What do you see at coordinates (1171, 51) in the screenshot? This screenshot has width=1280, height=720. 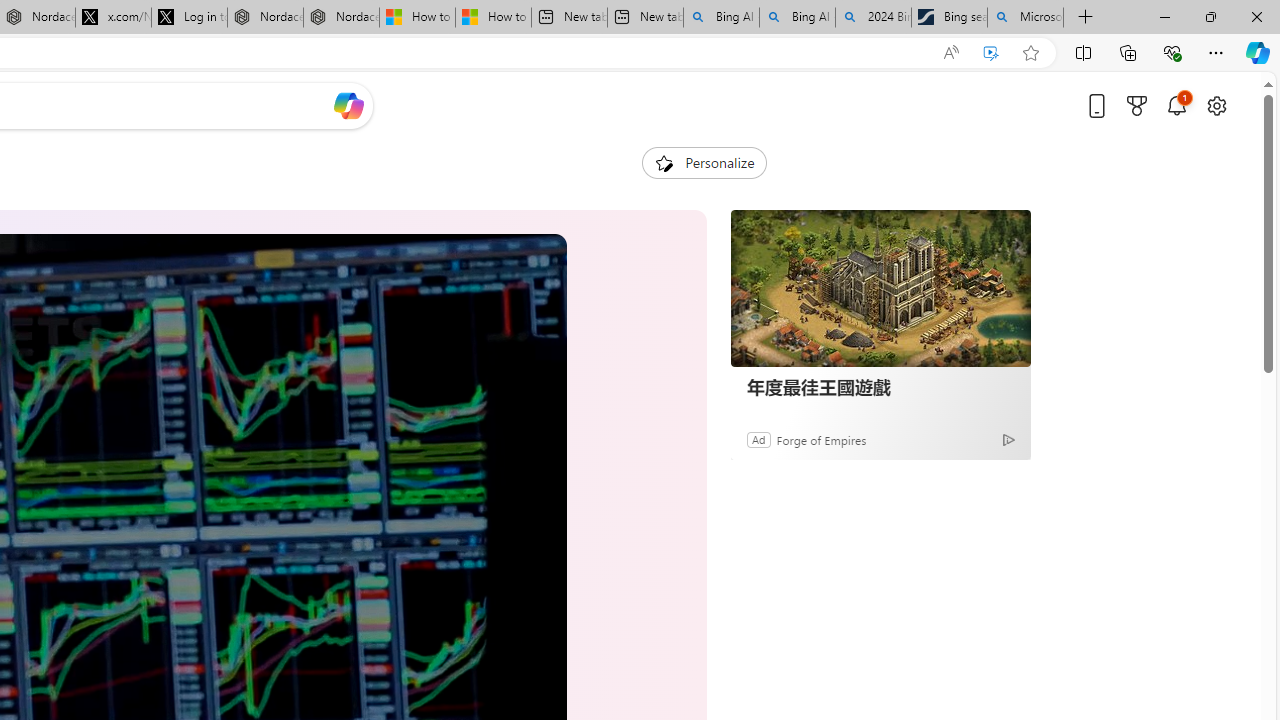 I see `'Browser essentials'` at bounding box center [1171, 51].